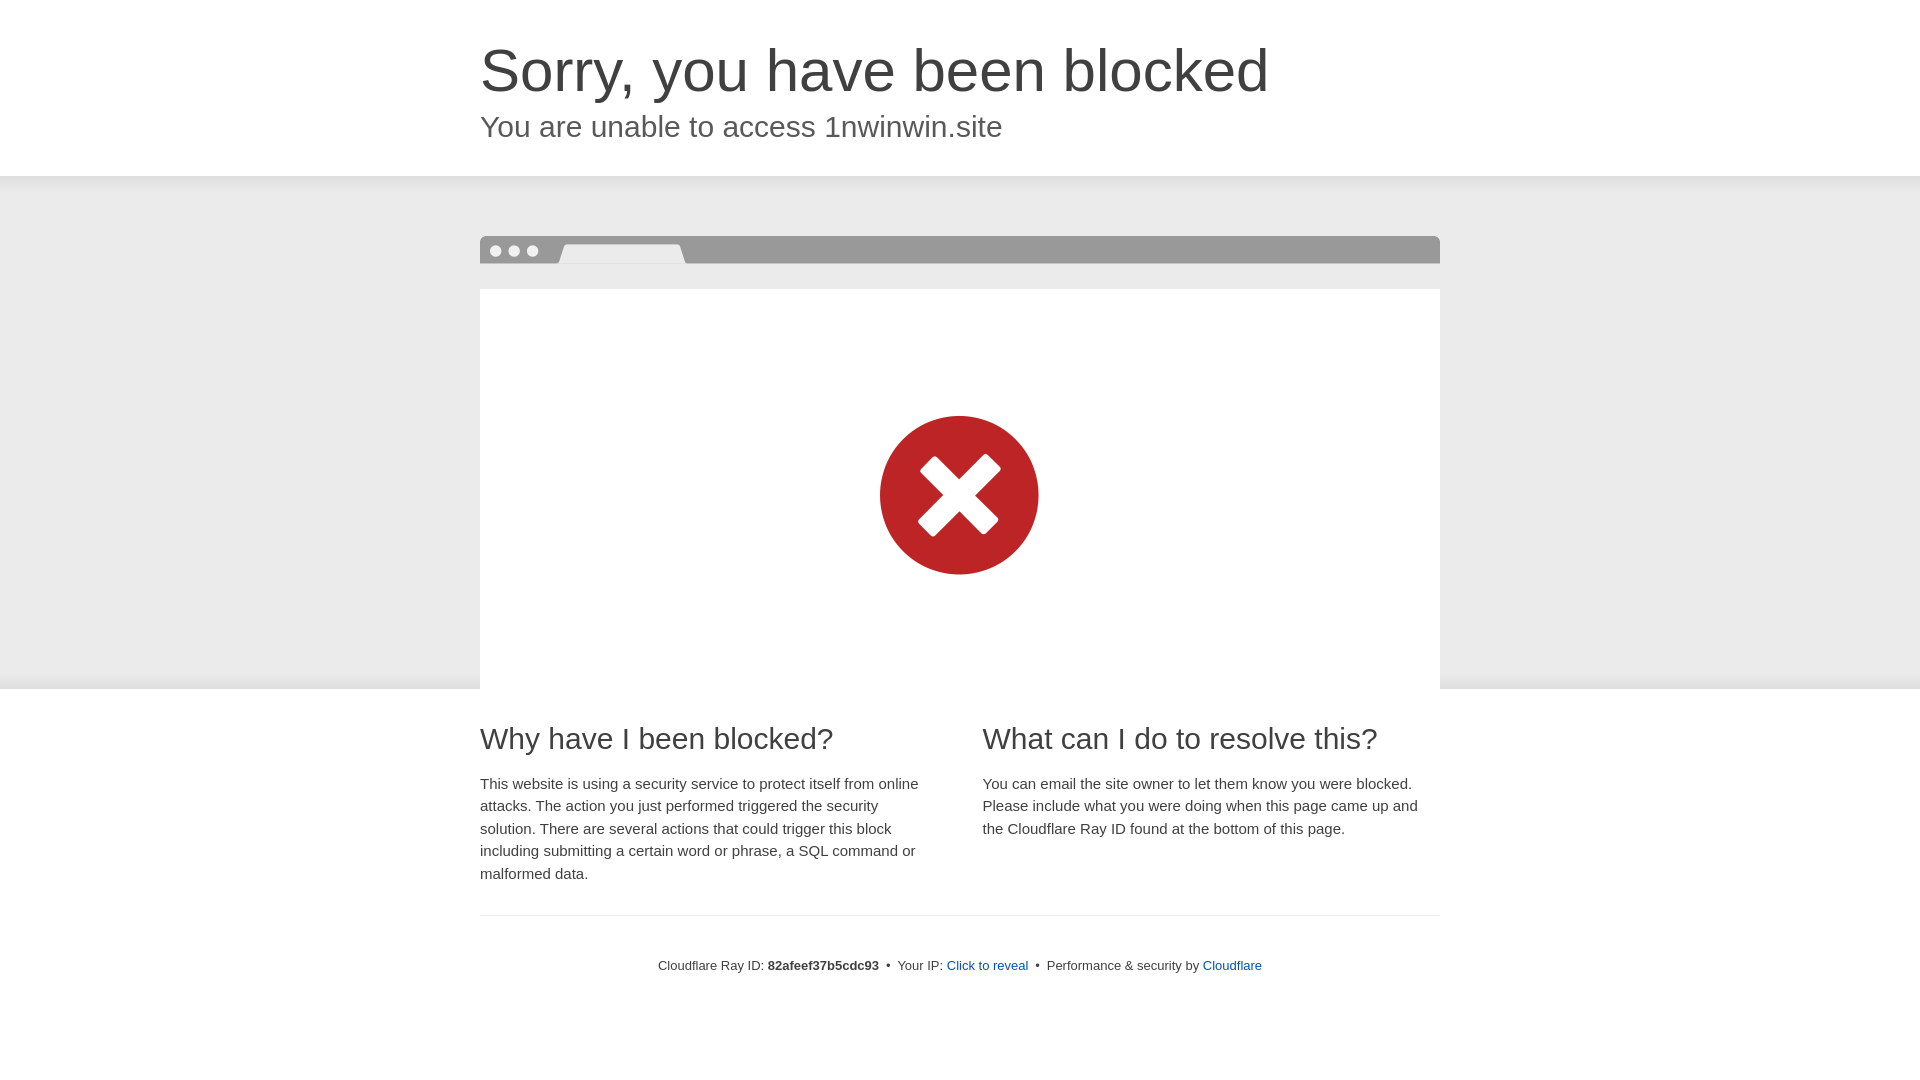  What do you see at coordinates (1231, 964) in the screenshot?
I see `'Cloudflare'` at bounding box center [1231, 964].